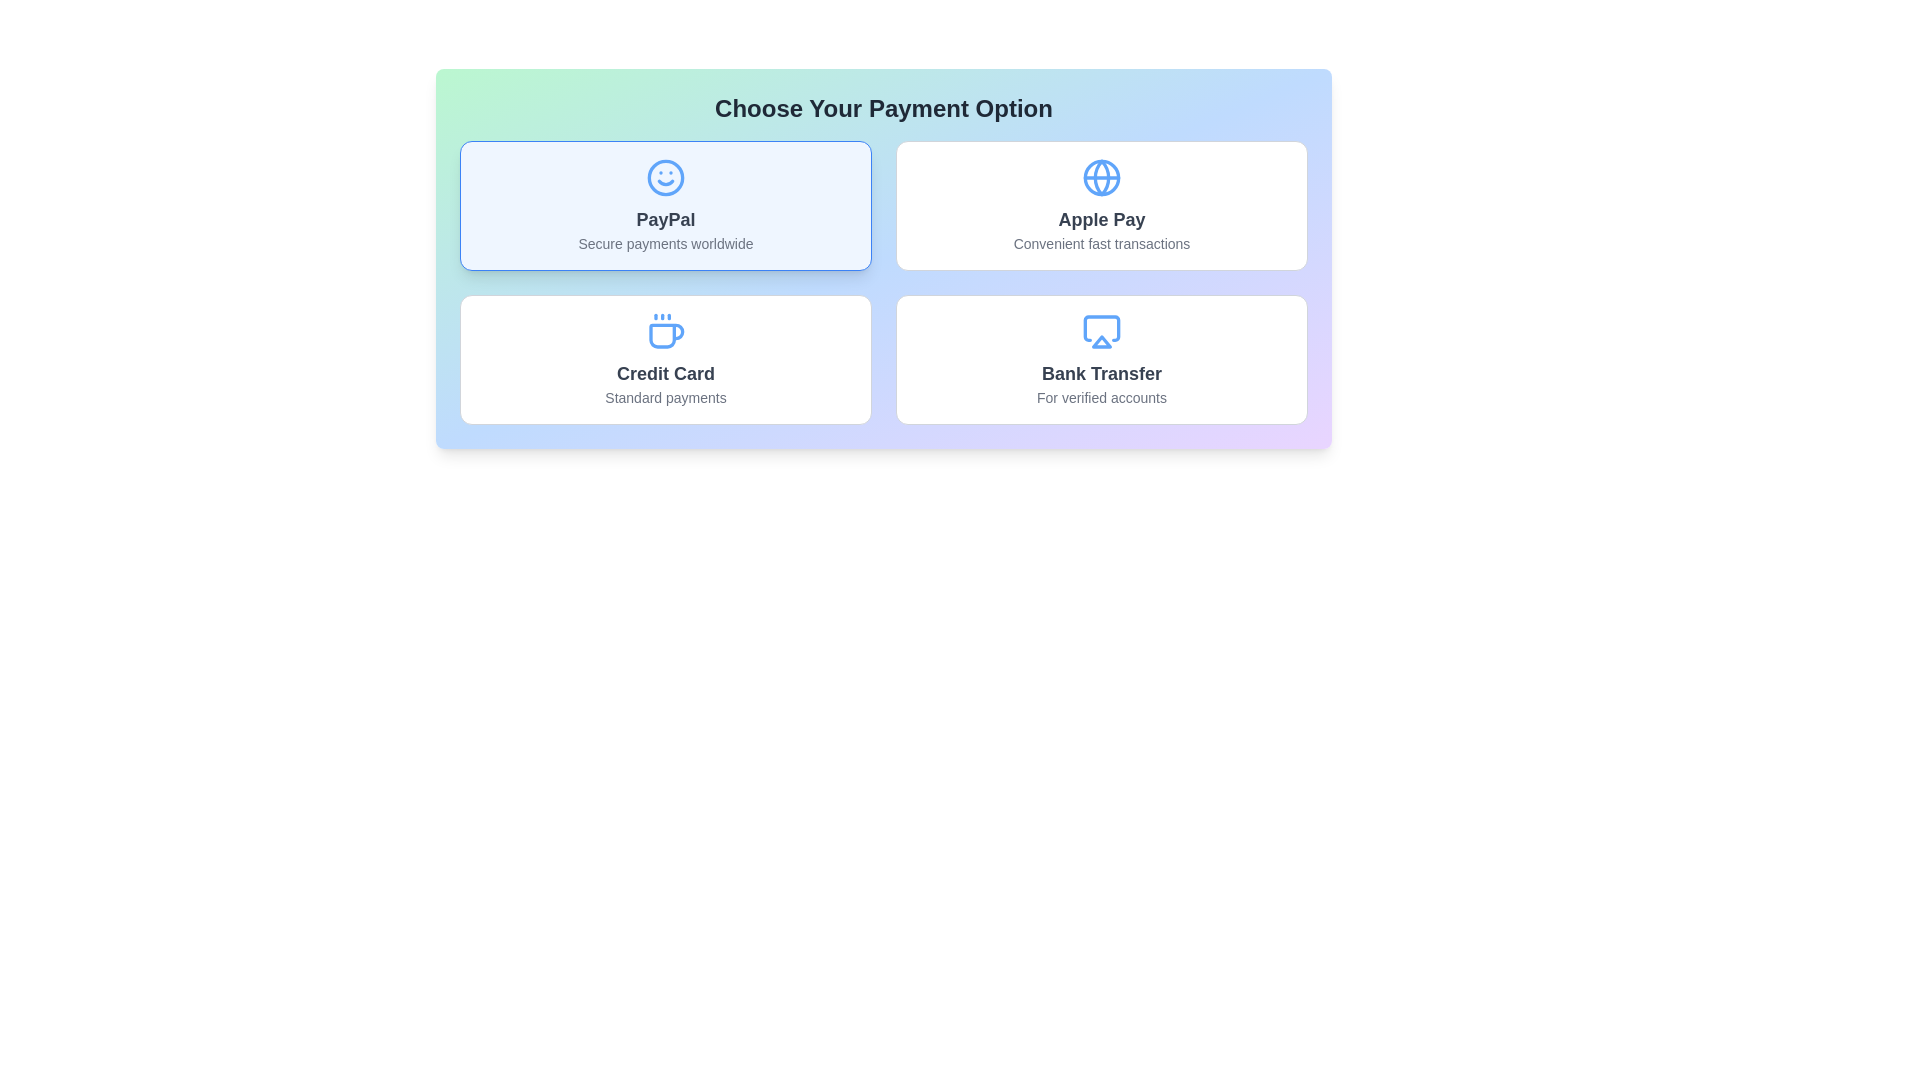 The height and width of the screenshot is (1080, 1920). I want to click on the central circular component of the smiley face icon within the 'PayPal' selection option interface, so click(666, 176).